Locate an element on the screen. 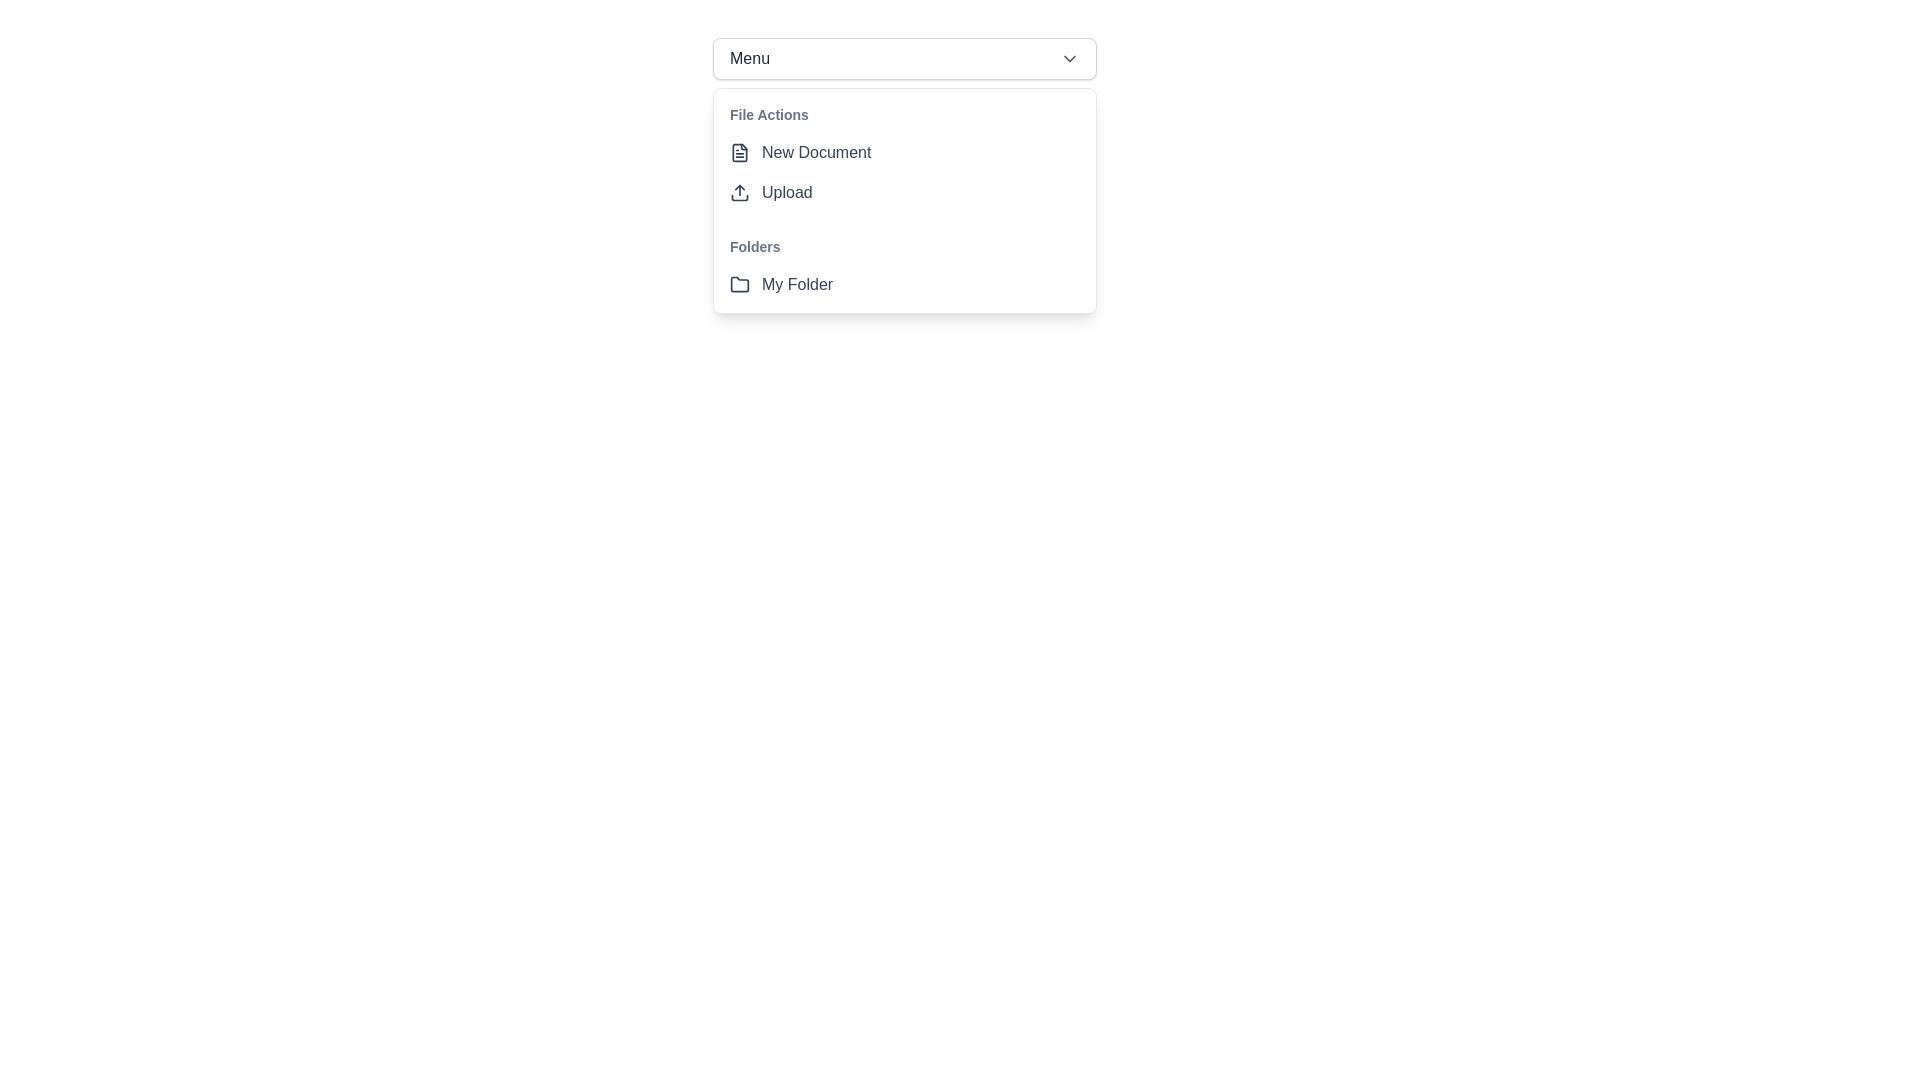  the Dropdown menu trigger element labeled 'Menu' to activate hover effects is located at coordinates (904, 57).